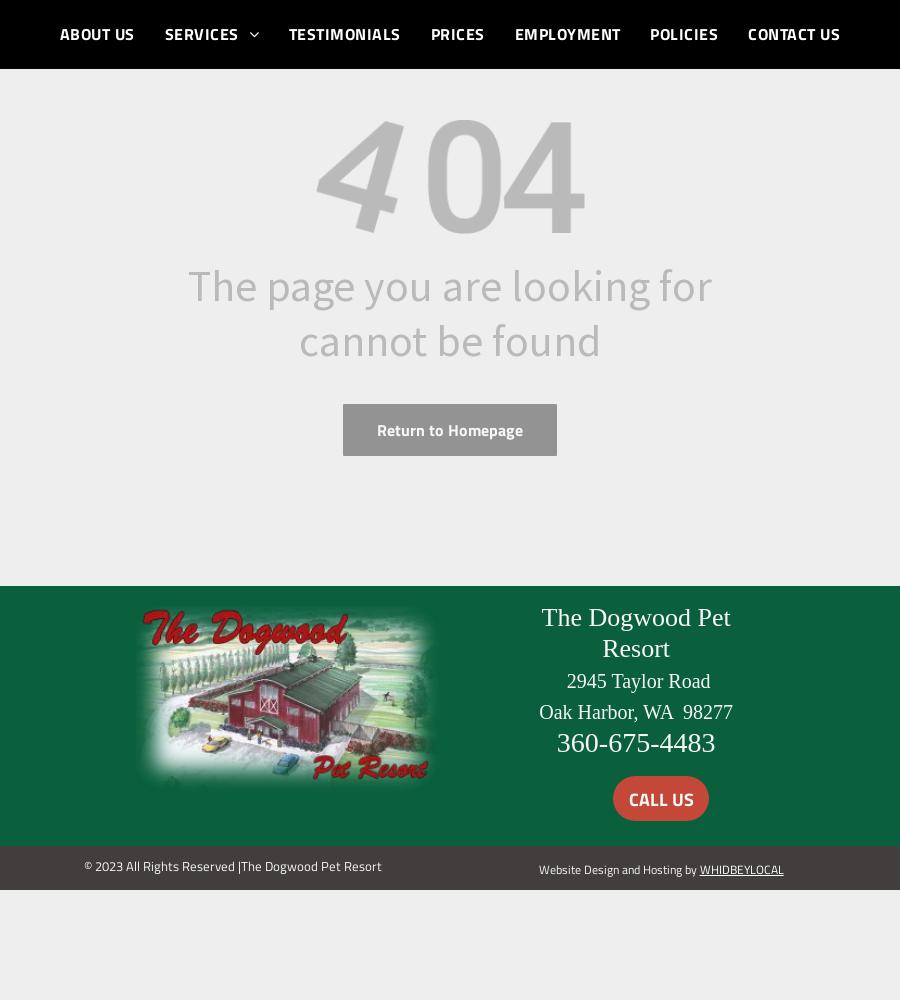 This screenshot has width=900, height=1000. What do you see at coordinates (344, 34) in the screenshot?
I see `'TESTIMONIALS'` at bounding box center [344, 34].